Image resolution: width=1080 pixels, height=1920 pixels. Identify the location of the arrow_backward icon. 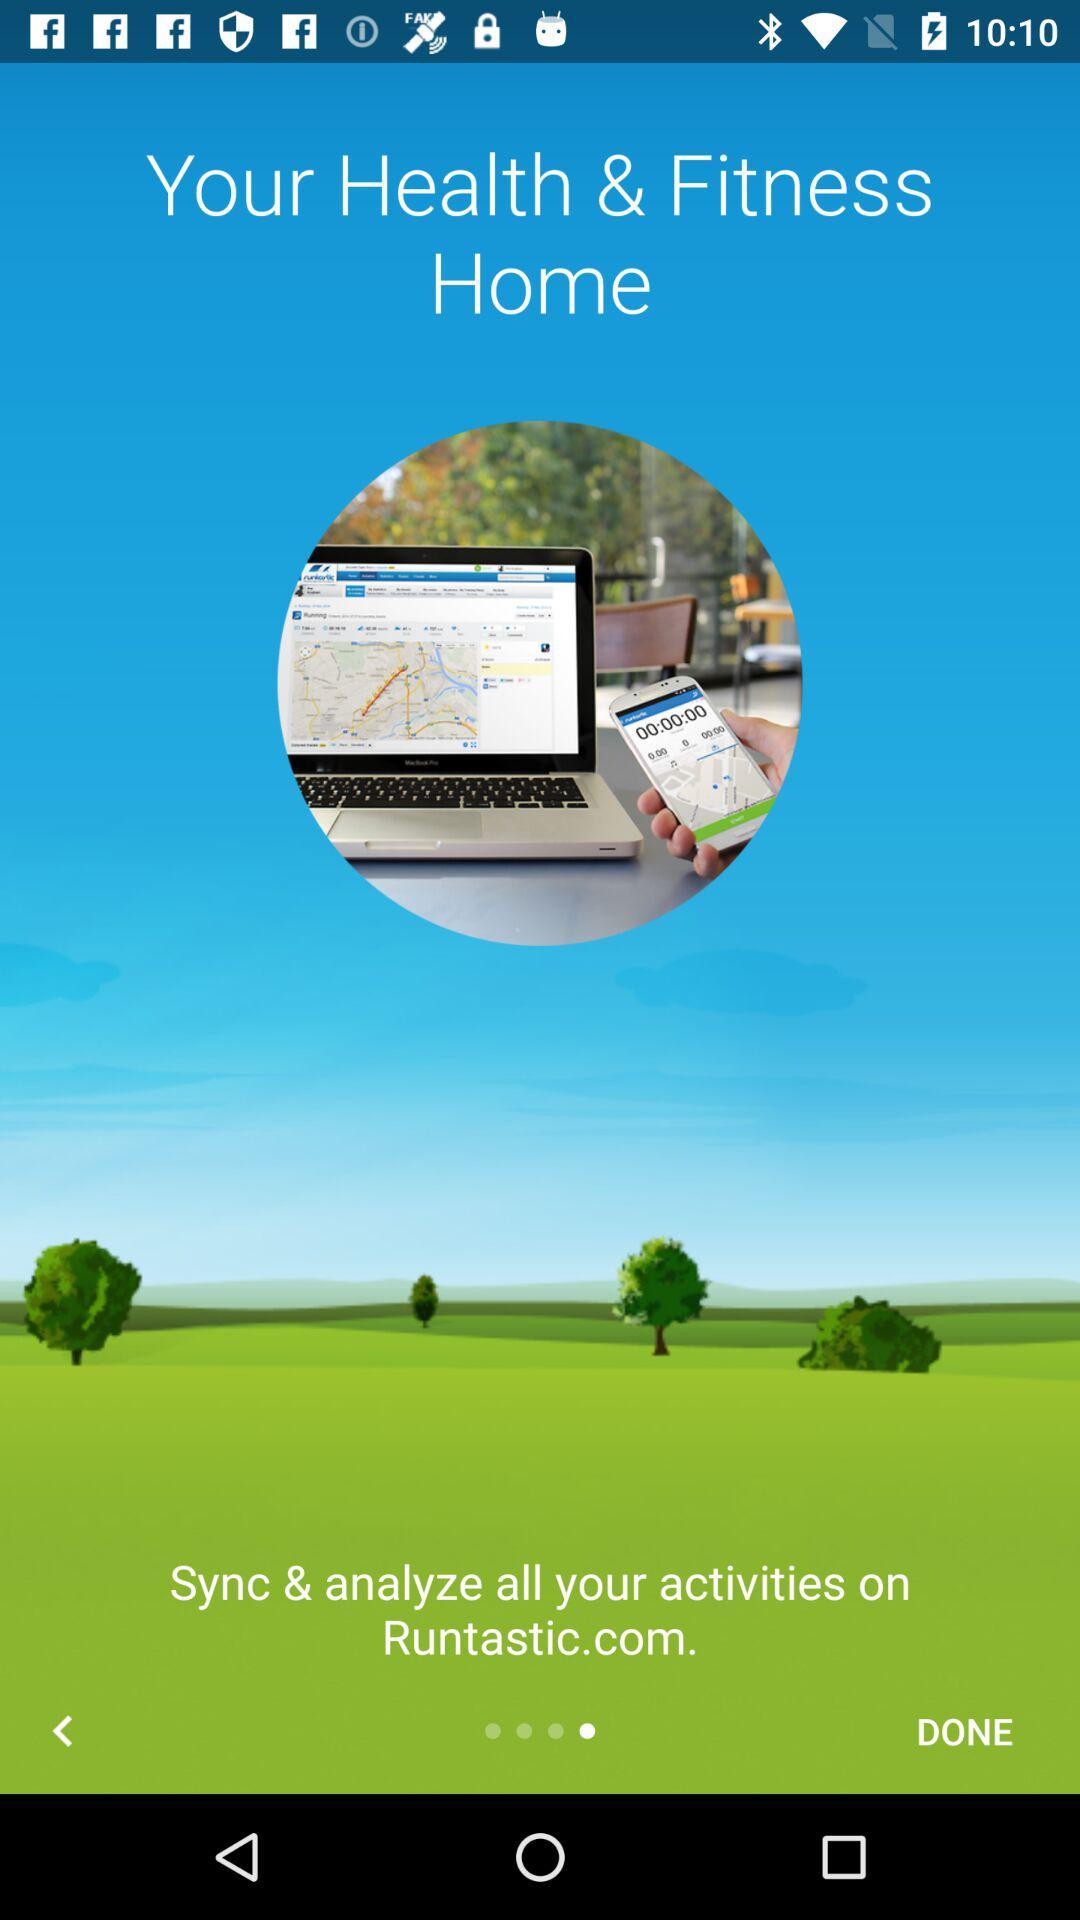
(61, 1730).